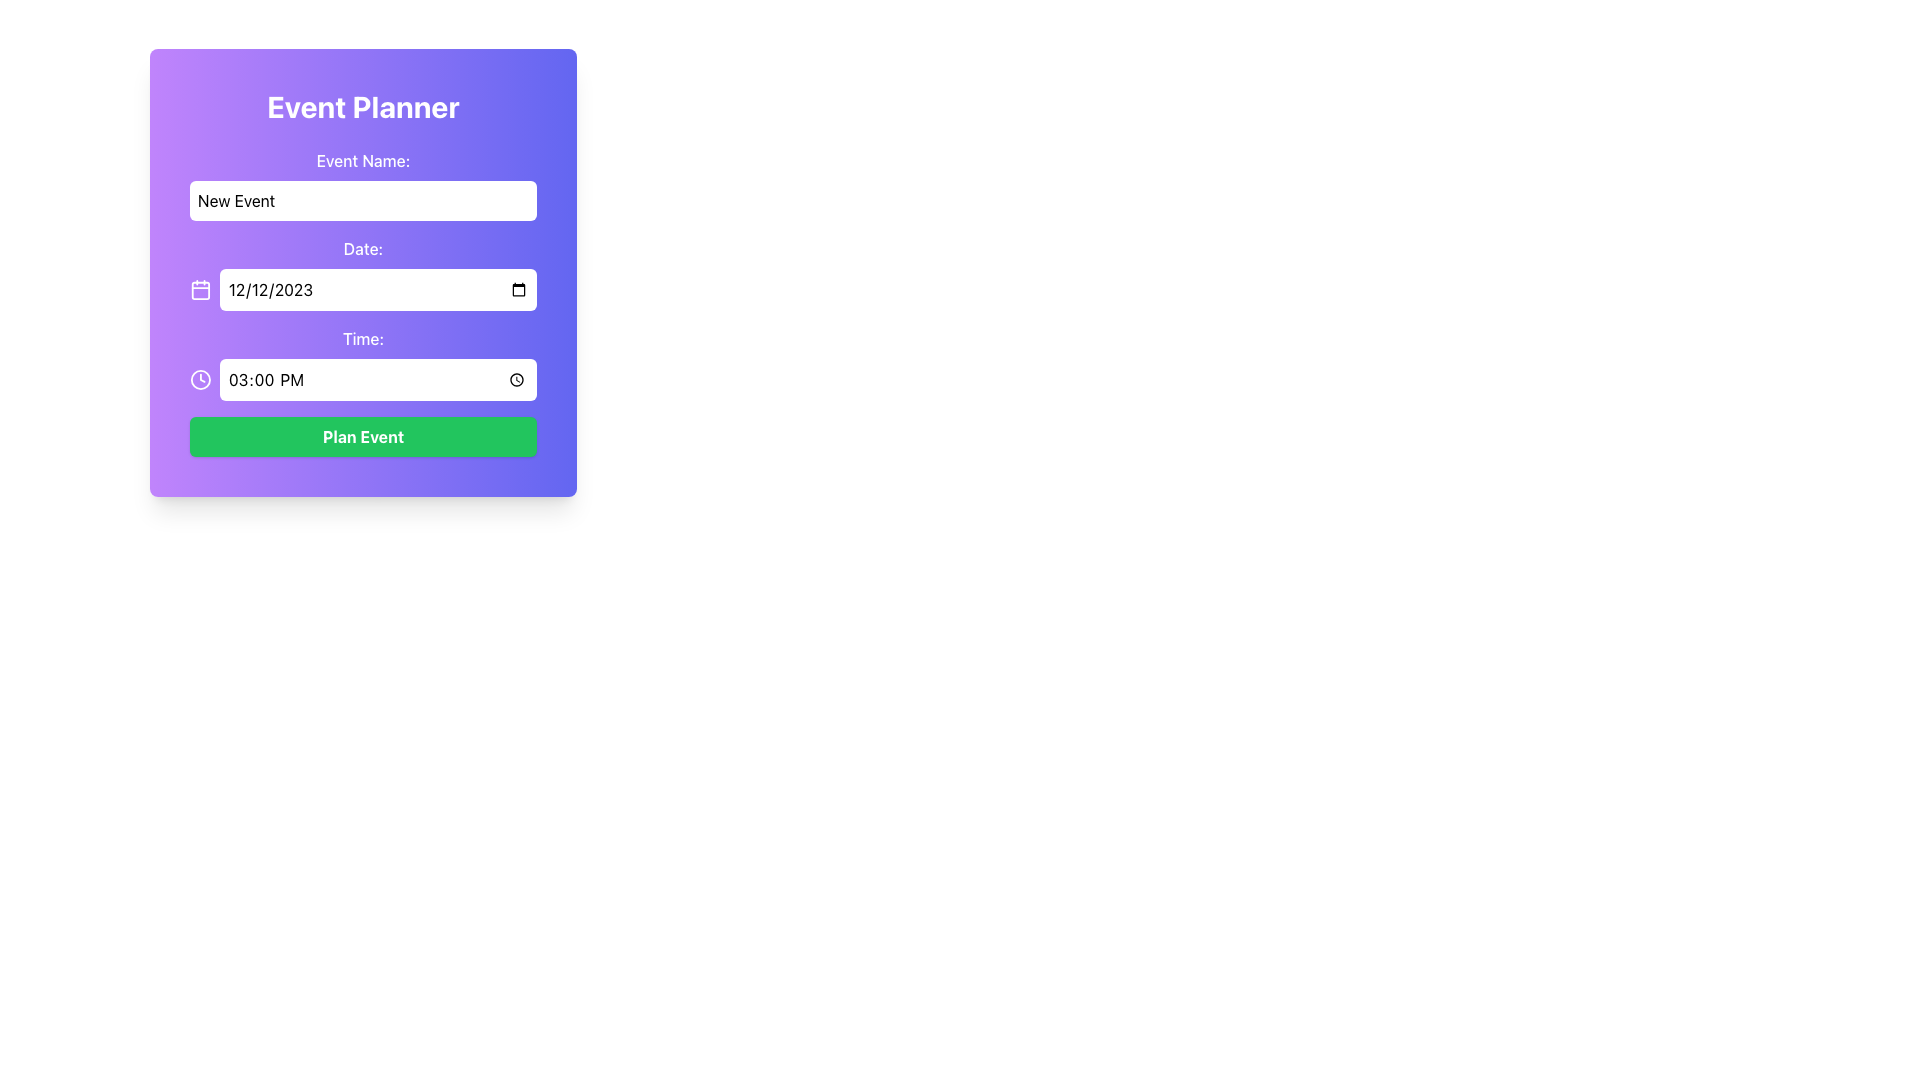  What do you see at coordinates (363, 160) in the screenshot?
I see `the text label that displays 'Event Name:' which is styled with a medium font weight and located on a gradient purple background, positioned above the 'New Event' input field` at bounding box center [363, 160].